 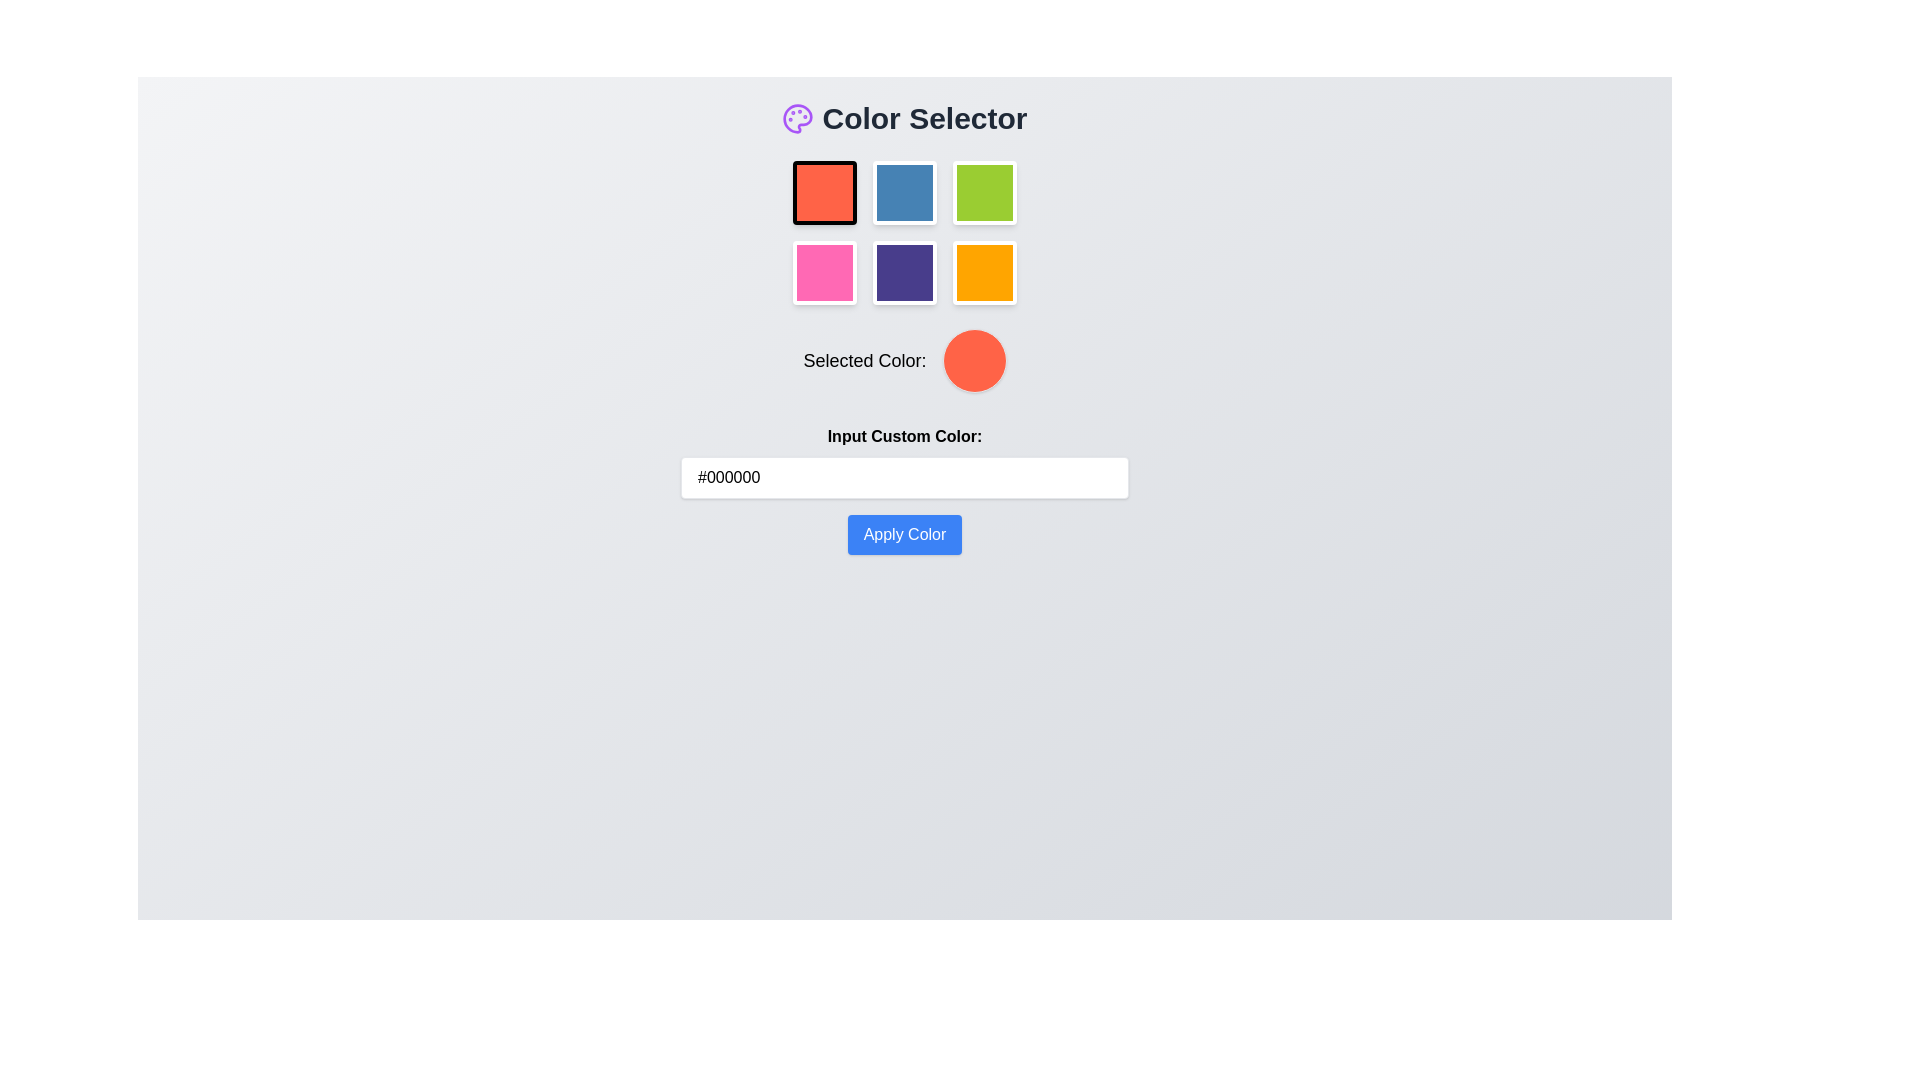 What do you see at coordinates (825, 192) in the screenshot?
I see `the red, square-shaped interactive tile with rounded corners located at the top-left of the 3x2 grid layout` at bounding box center [825, 192].